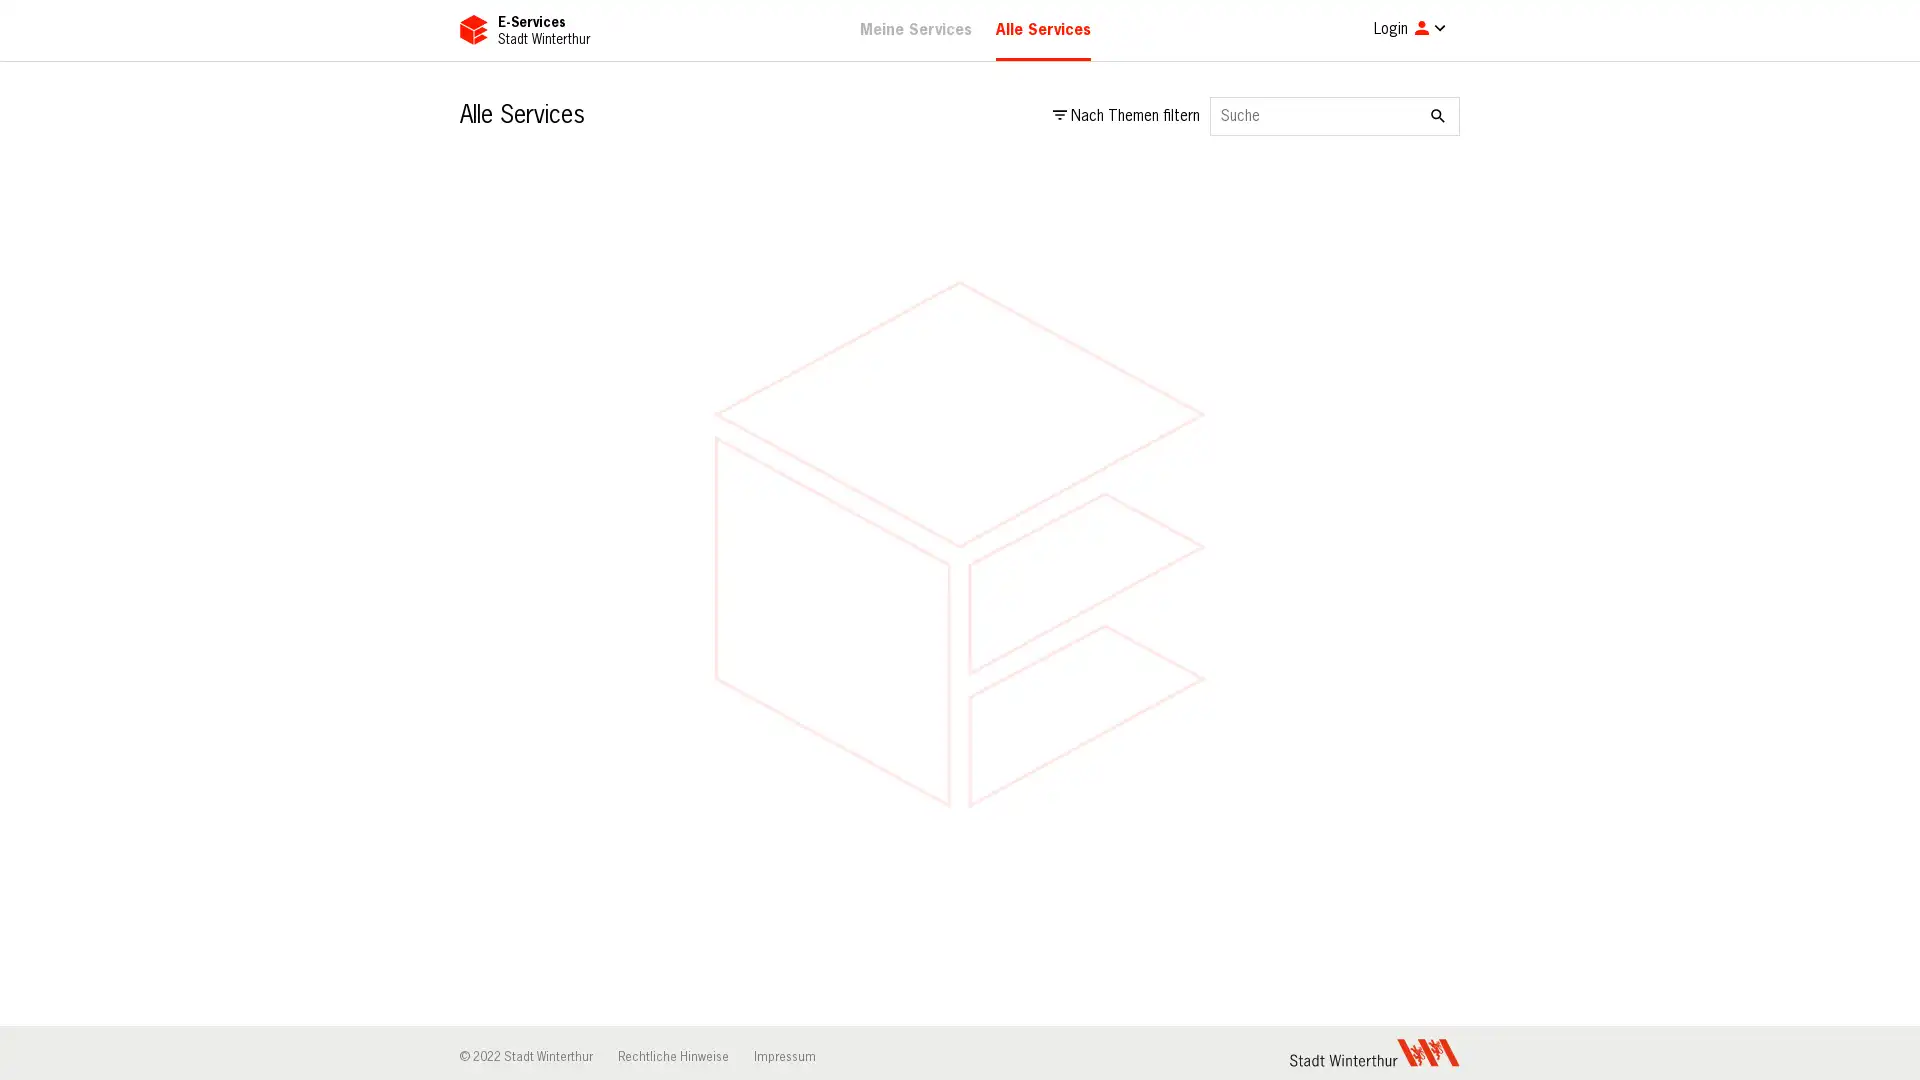 This screenshot has width=1920, height=1080. Describe the element at coordinates (749, 1050) in the screenshot. I see `Service Bestellung Bauabsteckung zu Meine Services hinzufugen` at that location.